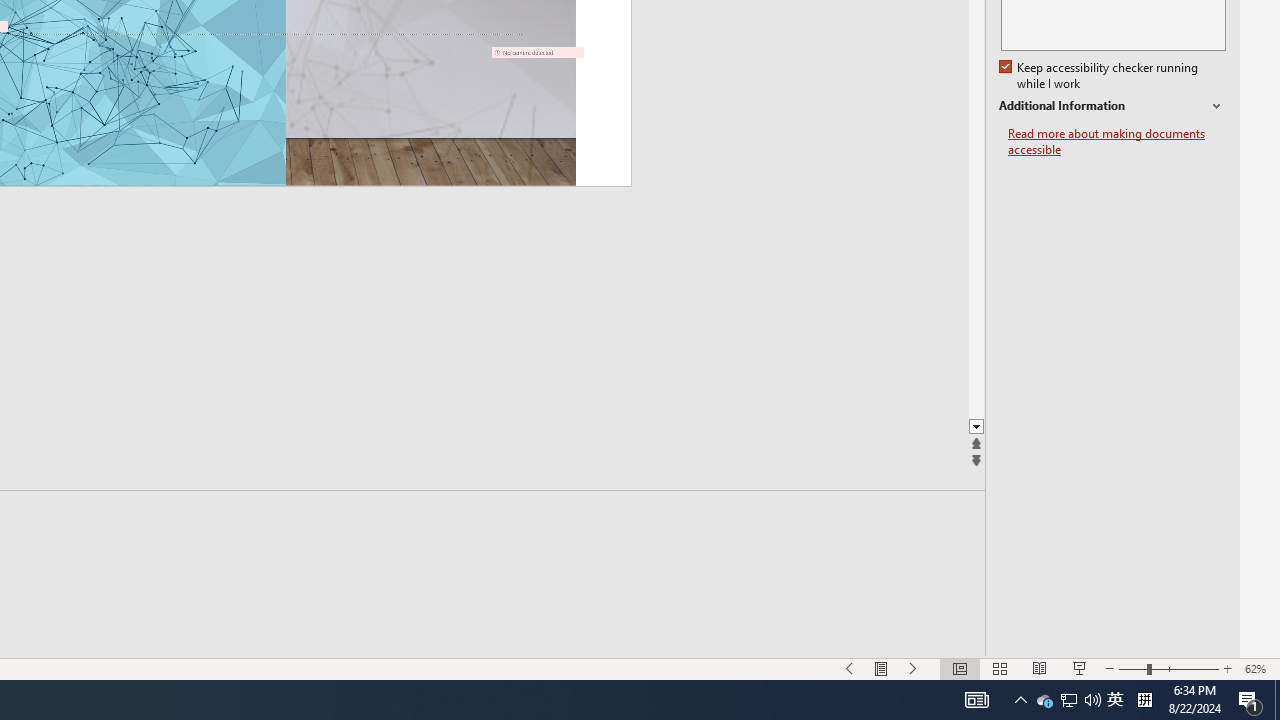 Image resolution: width=1280 pixels, height=720 pixels. I want to click on 'Slide Show Previous On', so click(850, 669).